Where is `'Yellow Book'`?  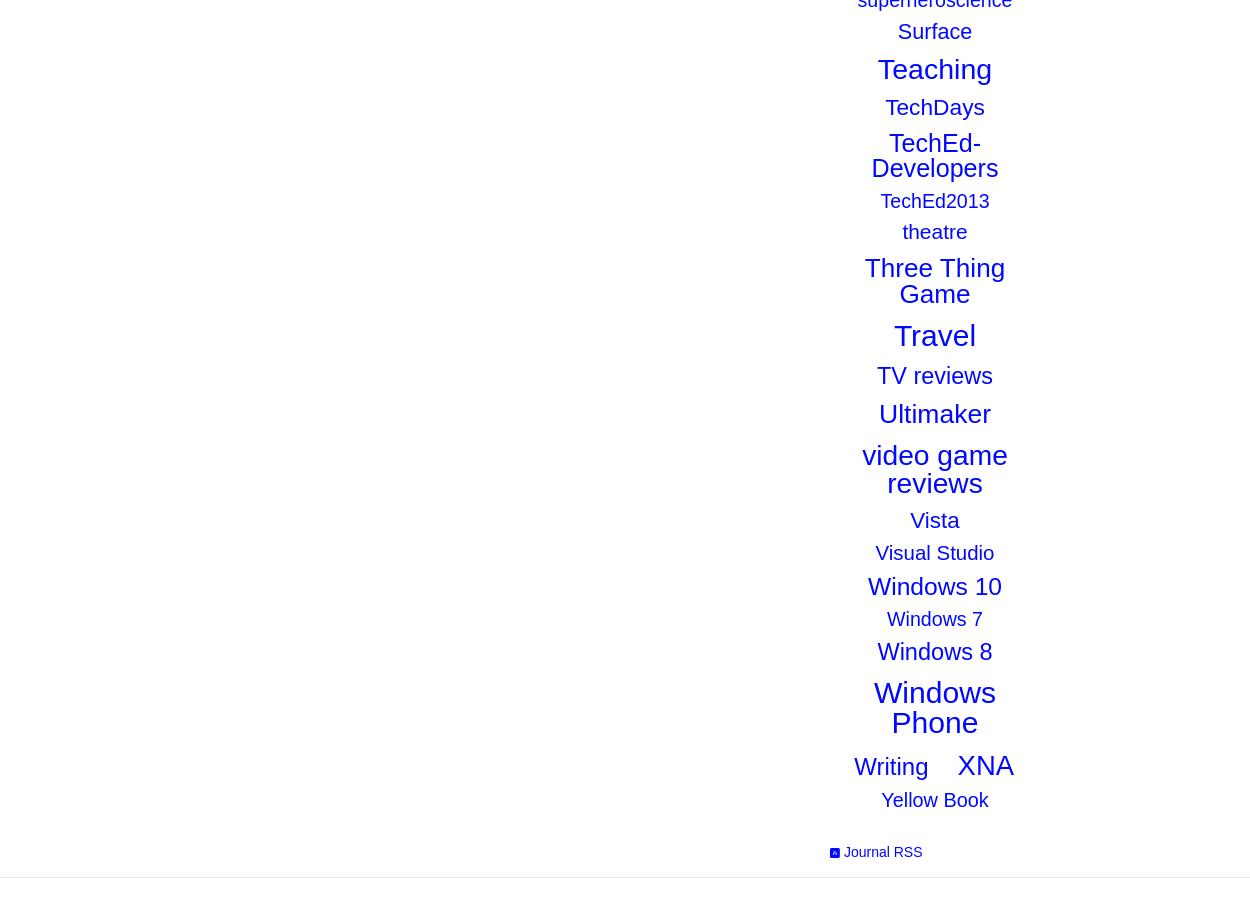 'Yellow Book' is located at coordinates (934, 799).